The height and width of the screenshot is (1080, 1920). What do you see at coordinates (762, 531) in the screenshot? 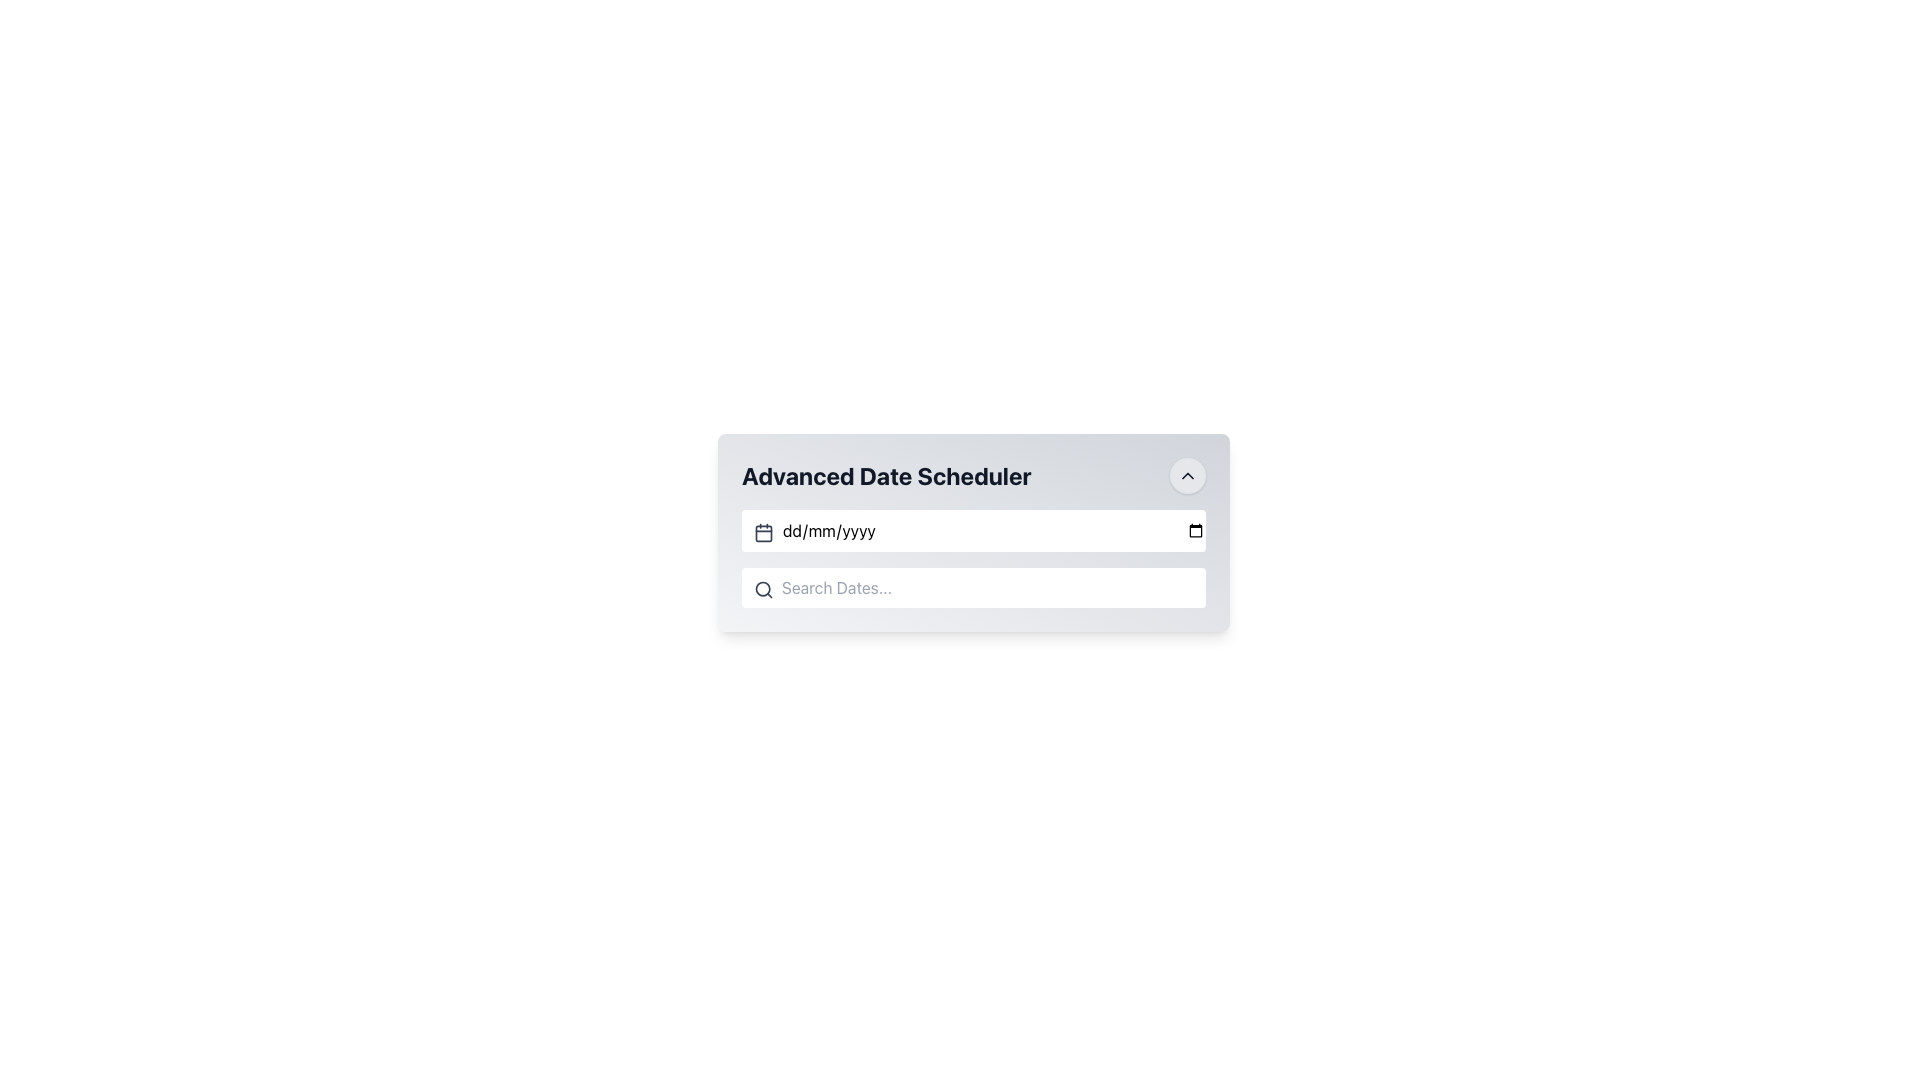
I see `the Decorative Box within the calendar icon, which is a square-shaped icon with rounded corners located centrally in the main body area of the calendar` at bounding box center [762, 531].